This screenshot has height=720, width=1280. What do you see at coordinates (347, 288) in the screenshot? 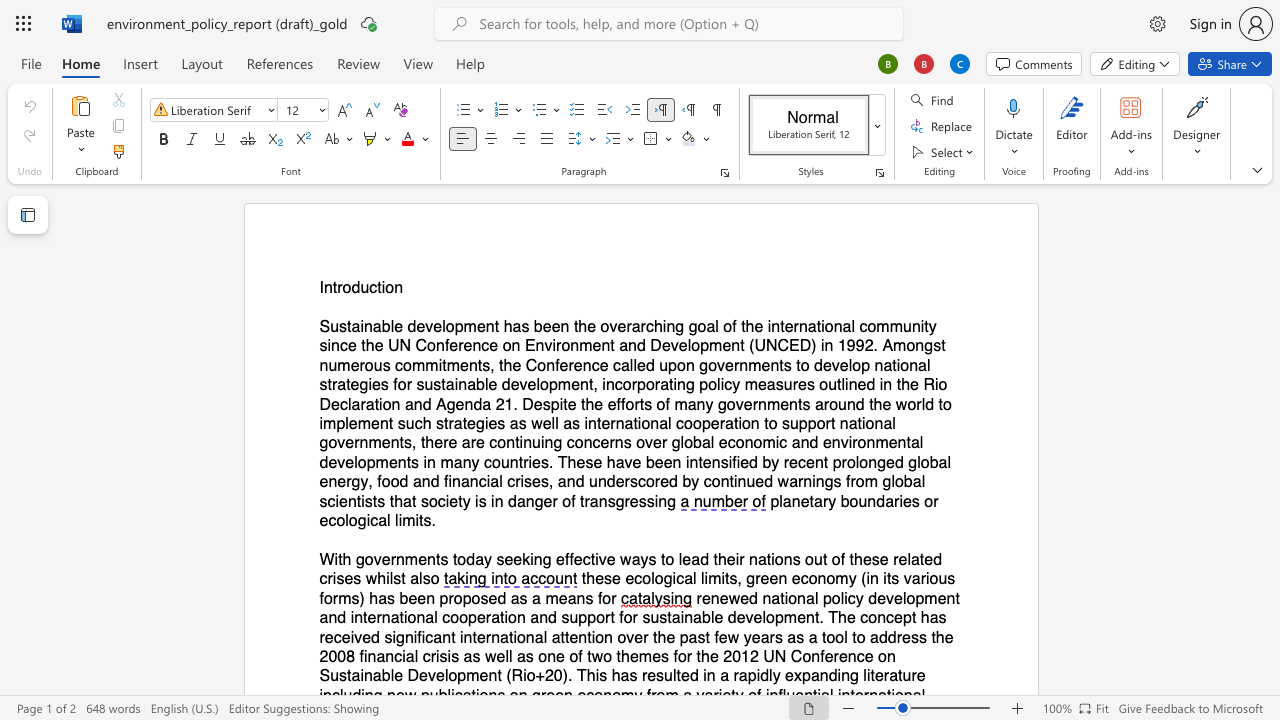
I see `the 1th character "o" in the text` at bounding box center [347, 288].